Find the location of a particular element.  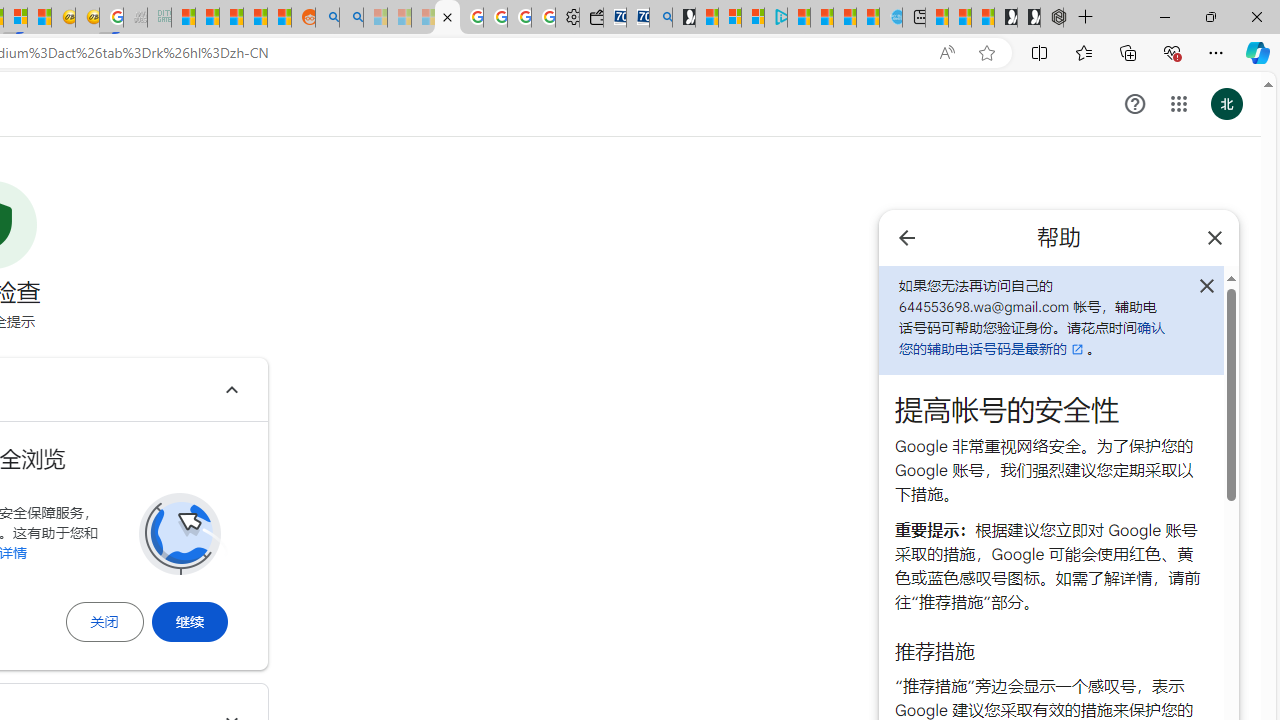

'DITOGAMES AG Imprint - Sleeping' is located at coordinates (160, 17).